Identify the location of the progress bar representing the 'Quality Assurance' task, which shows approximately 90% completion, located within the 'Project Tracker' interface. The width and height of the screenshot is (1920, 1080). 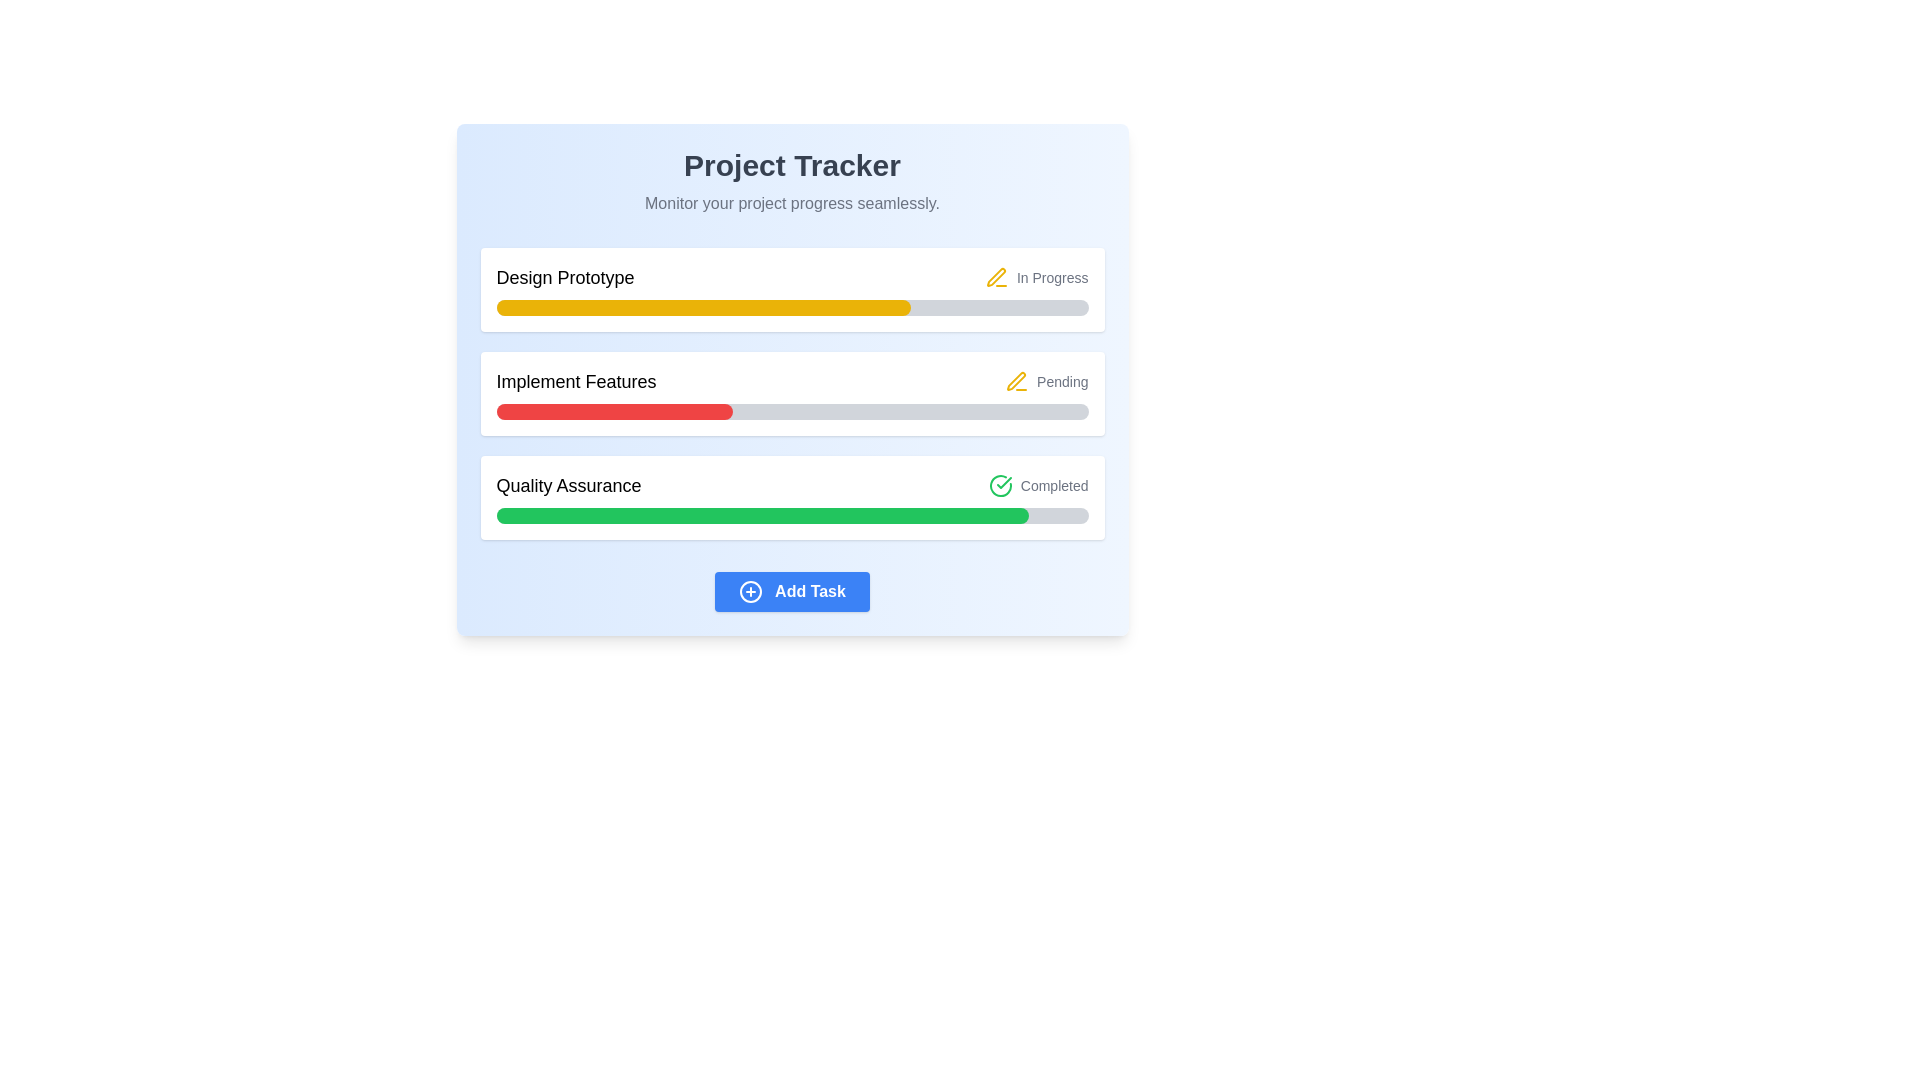
(791, 515).